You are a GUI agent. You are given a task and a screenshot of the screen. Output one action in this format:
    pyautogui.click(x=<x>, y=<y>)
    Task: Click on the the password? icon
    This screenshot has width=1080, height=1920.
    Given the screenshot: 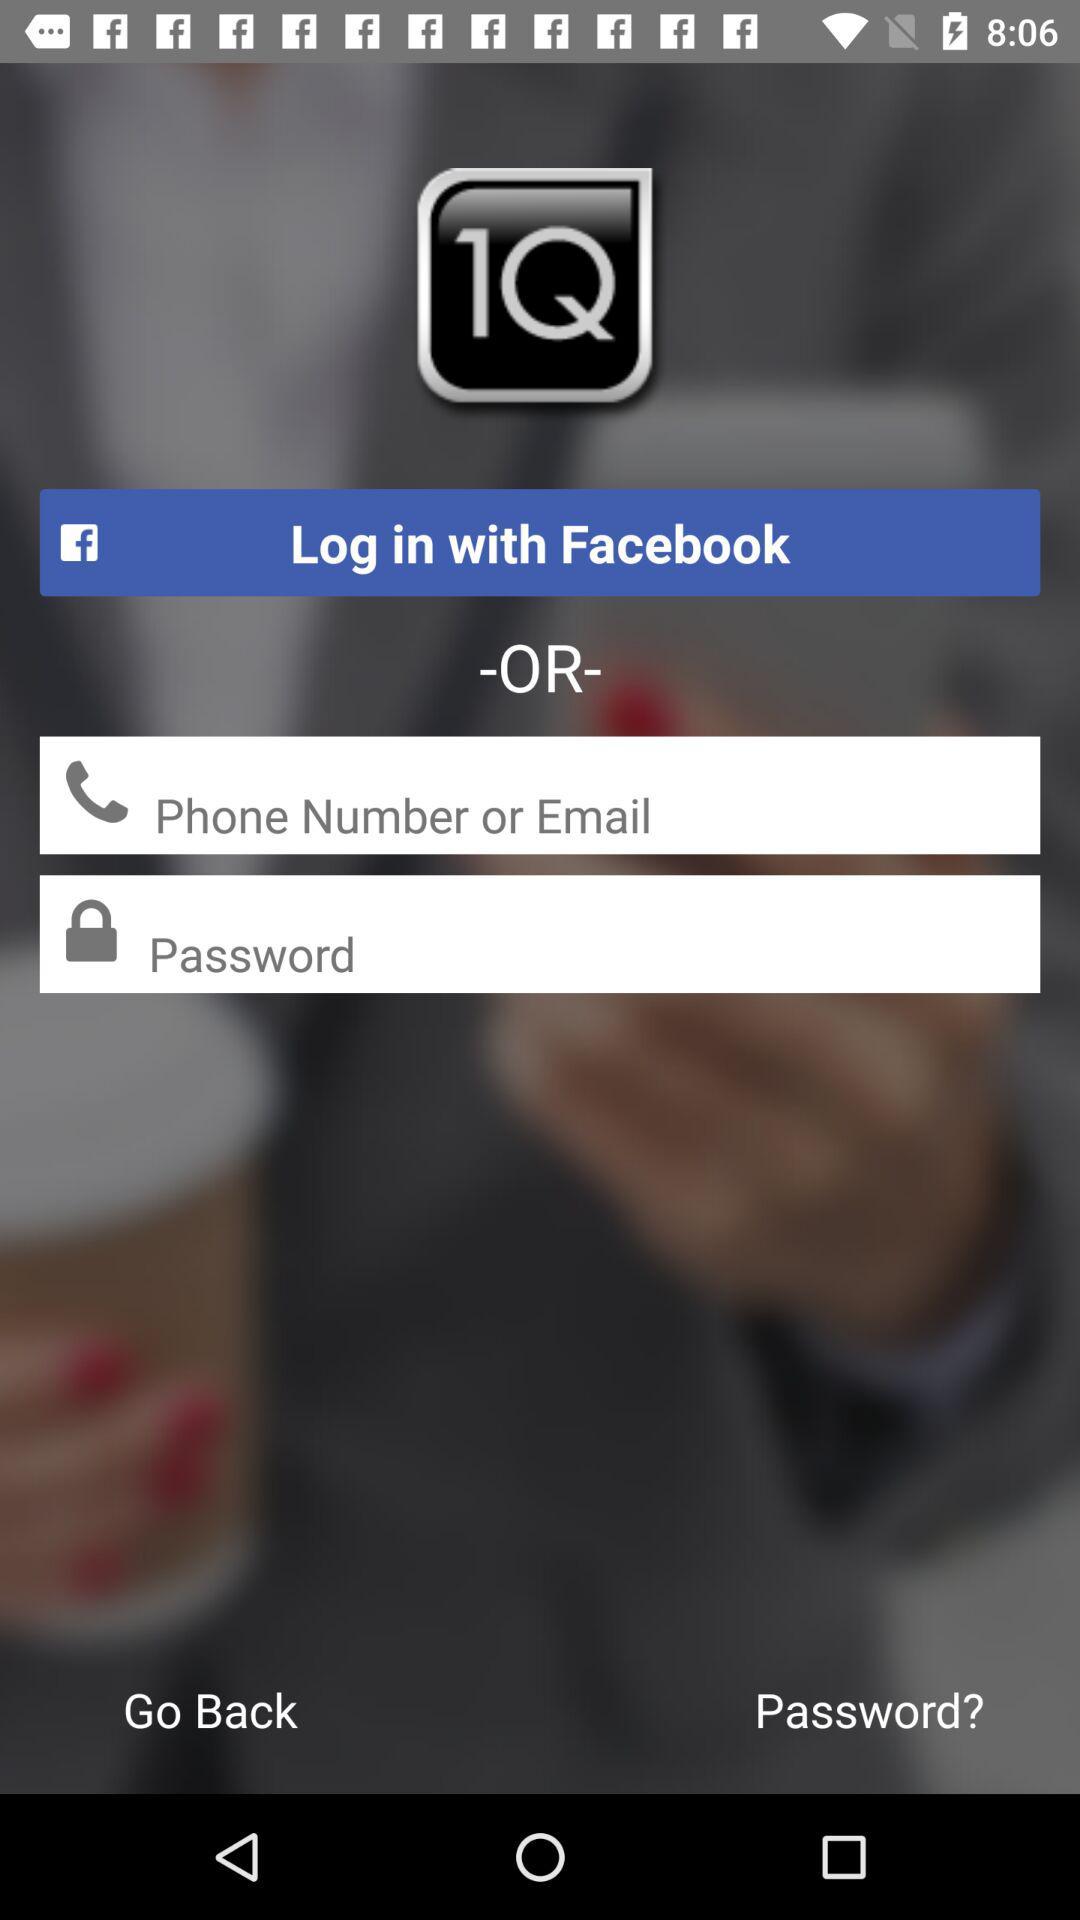 What is the action you would take?
    pyautogui.click(x=868, y=1708)
    